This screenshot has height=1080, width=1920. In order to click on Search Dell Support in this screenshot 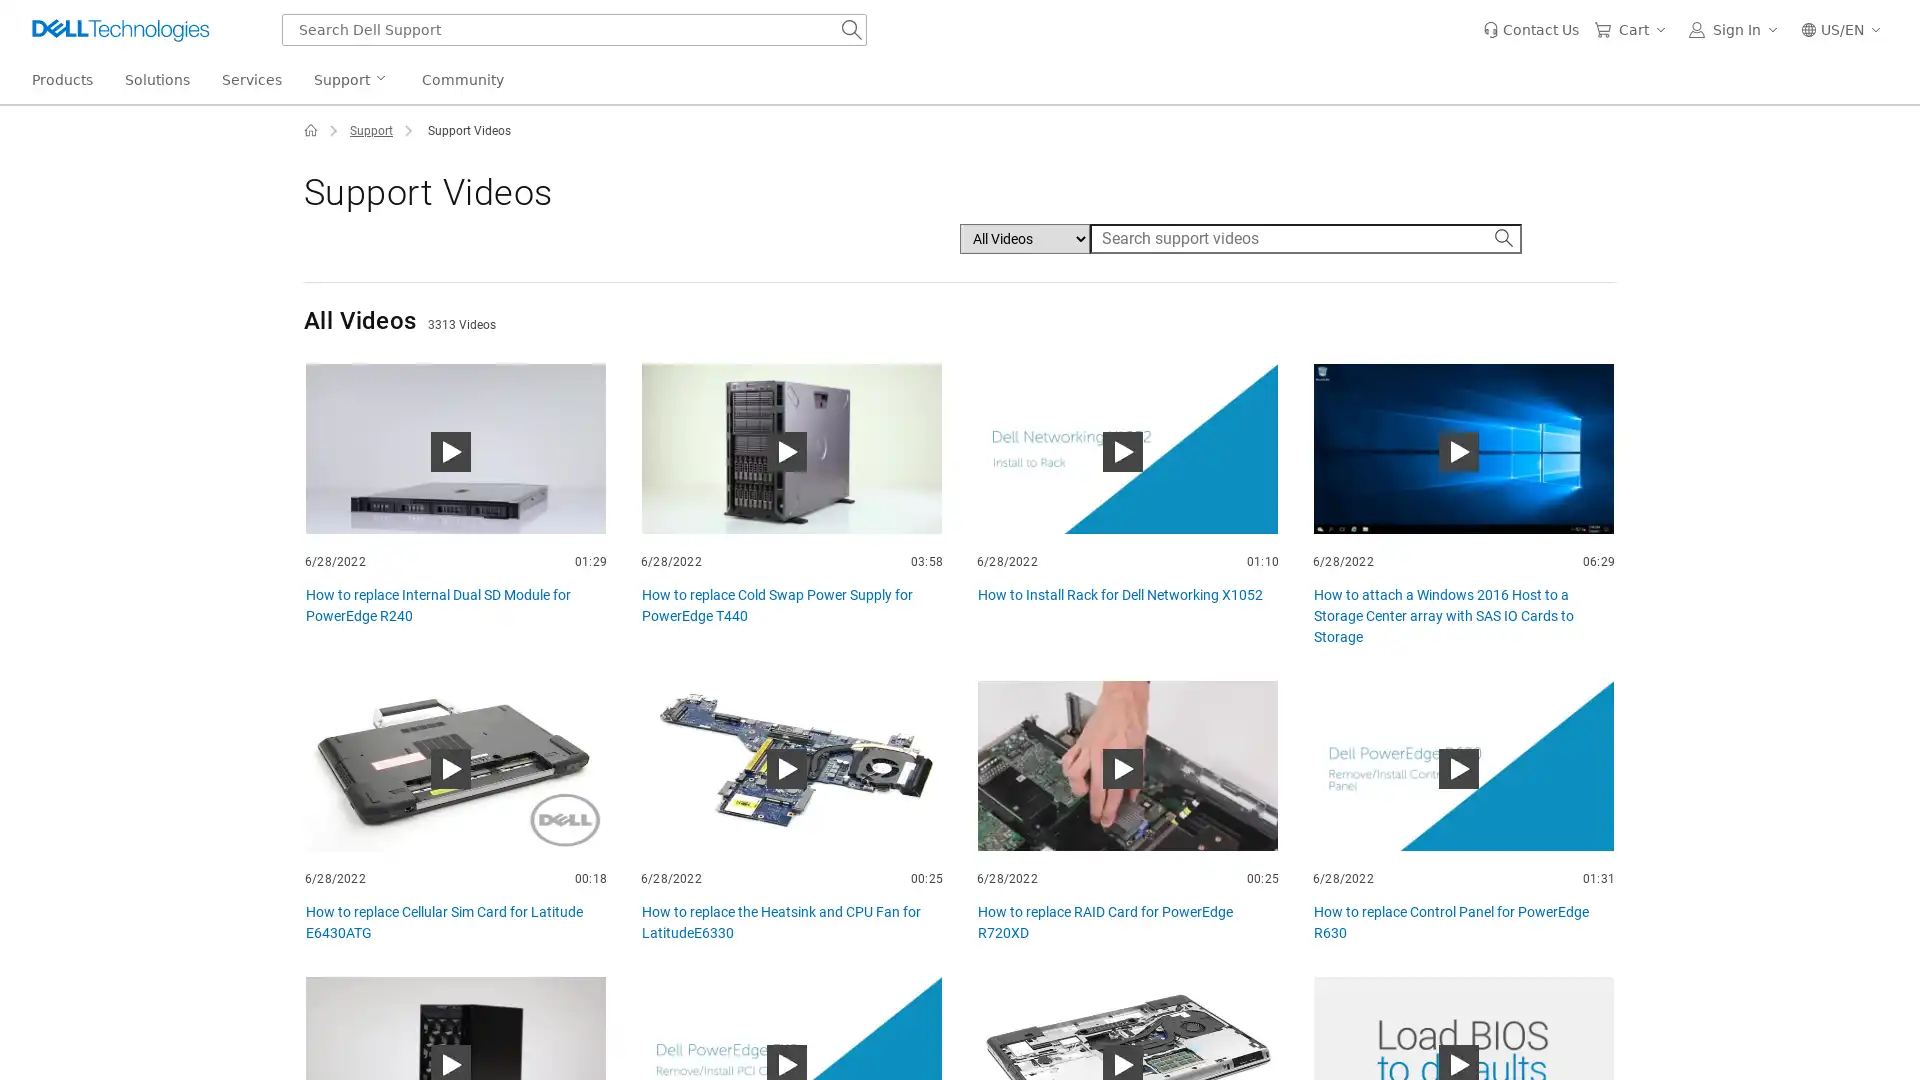, I will do `click(851, 30)`.